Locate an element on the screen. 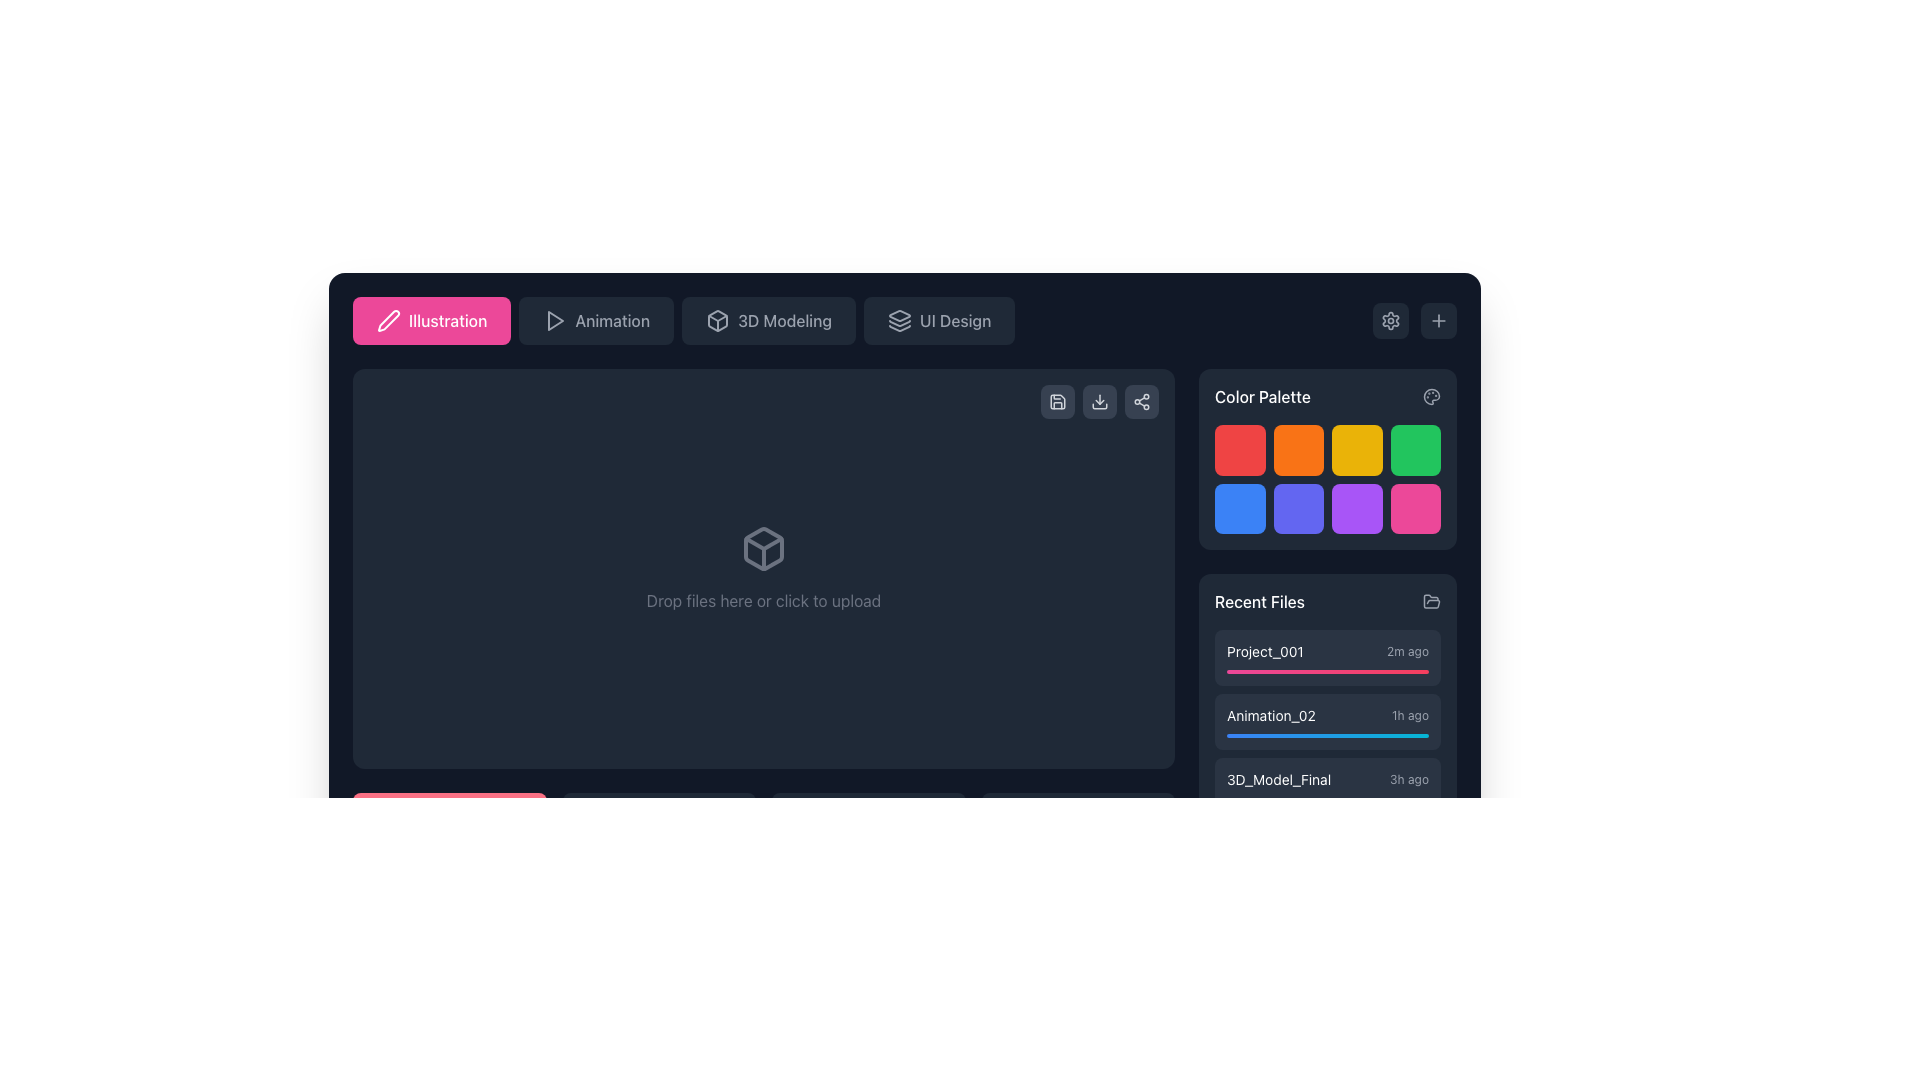  the gear icon in the top-right corner of the interface is located at coordinates (1390, 319).